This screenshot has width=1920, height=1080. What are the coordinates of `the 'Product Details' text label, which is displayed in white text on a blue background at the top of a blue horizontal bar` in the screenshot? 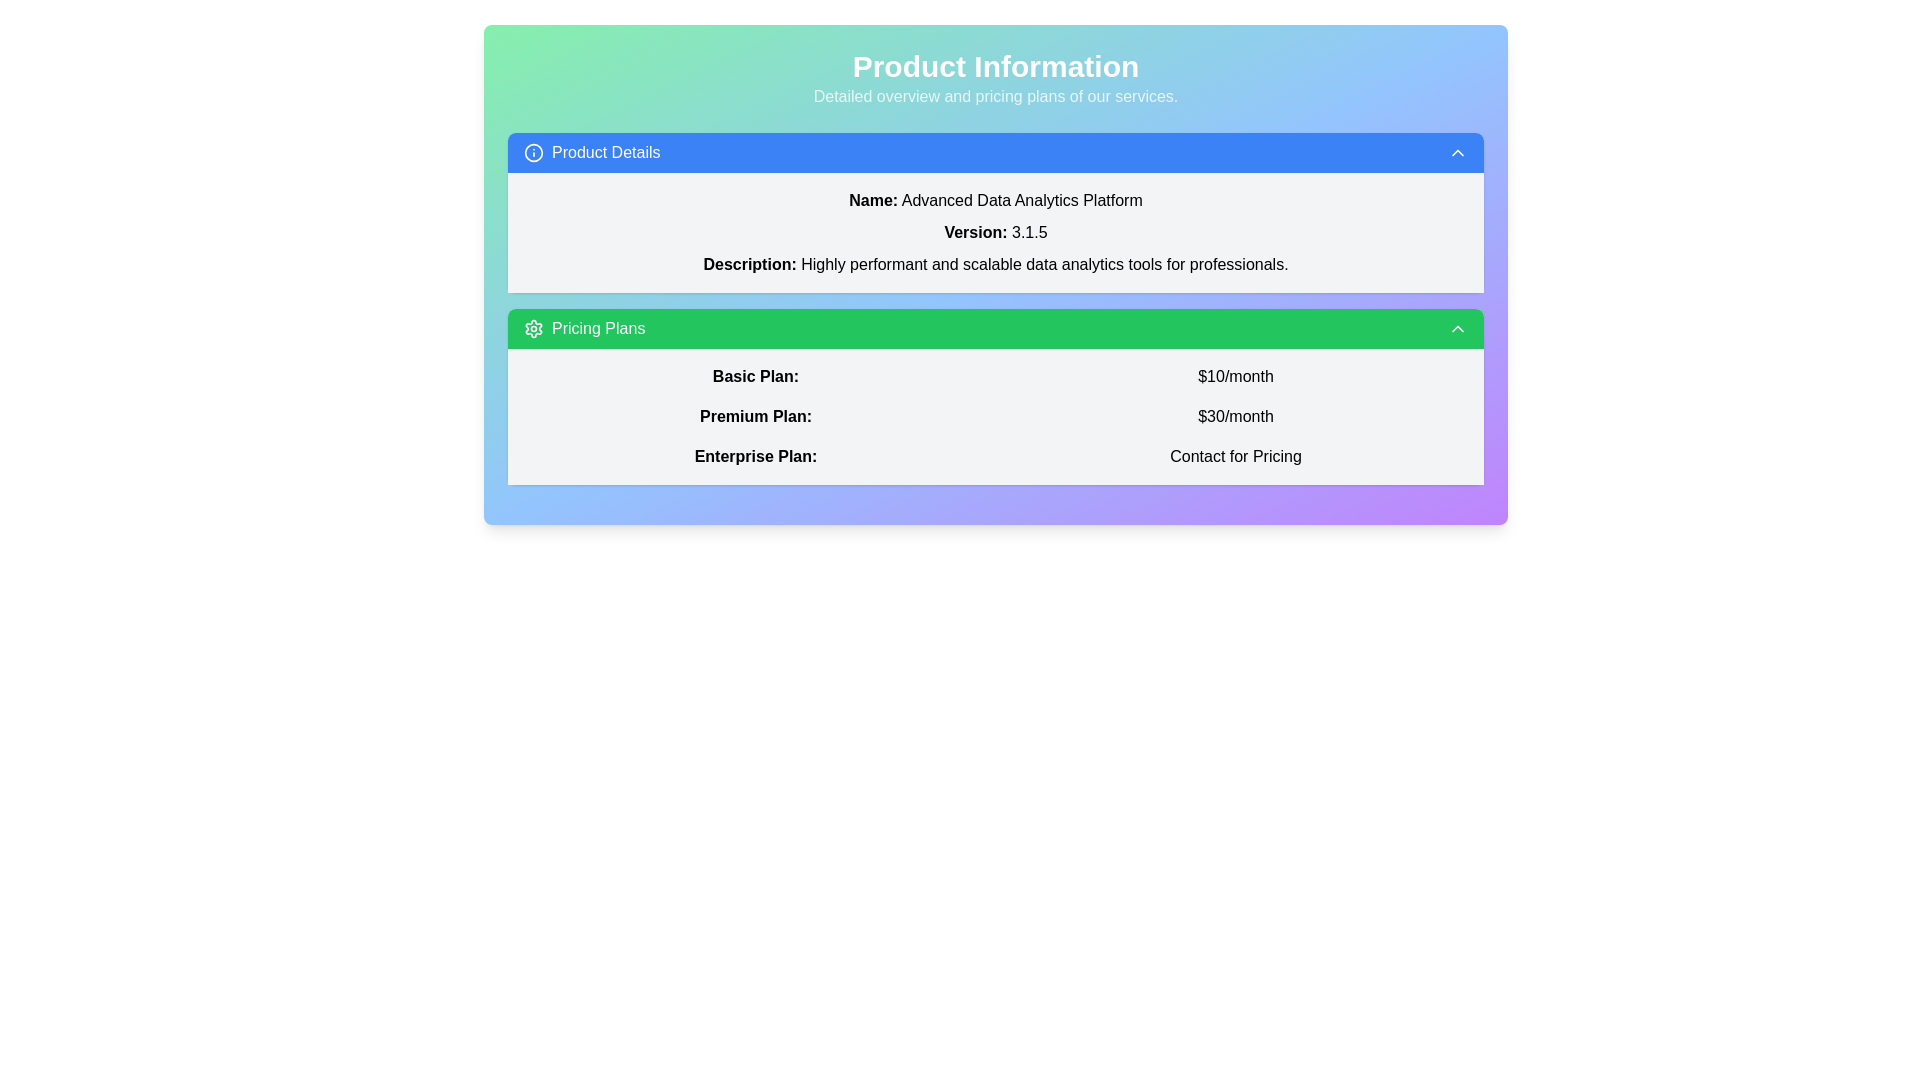 It's located at (605, 152).